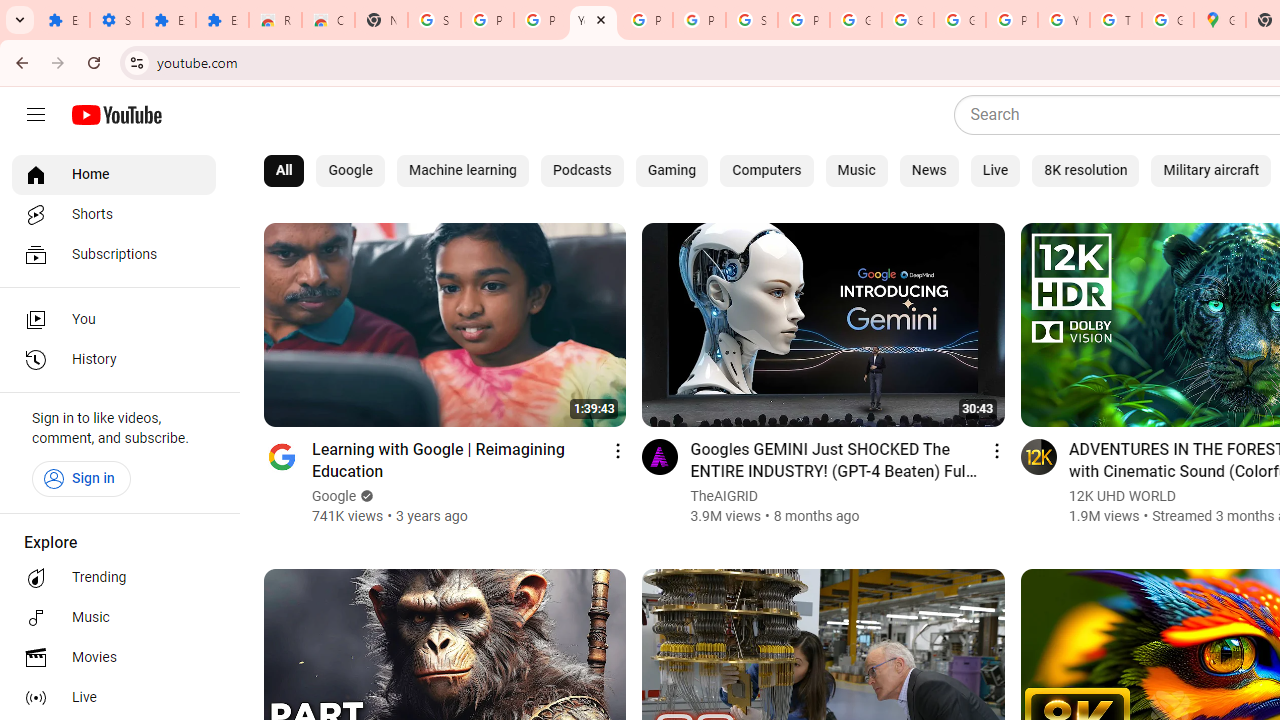 The height and width of the screenshot is (720, 1280). I want to click on 'News', so click(927, 170).